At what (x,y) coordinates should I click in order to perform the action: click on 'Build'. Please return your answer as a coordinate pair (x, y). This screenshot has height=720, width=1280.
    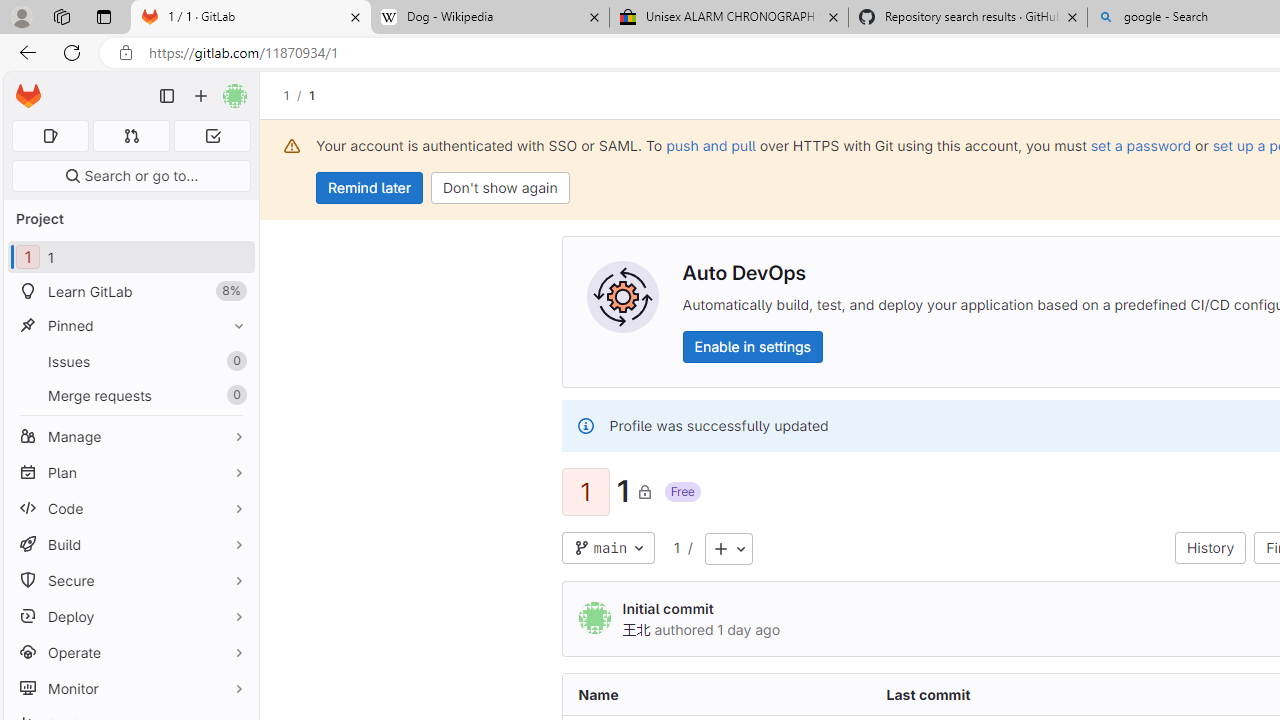
    Looking at the image, I should click on (130, 544).